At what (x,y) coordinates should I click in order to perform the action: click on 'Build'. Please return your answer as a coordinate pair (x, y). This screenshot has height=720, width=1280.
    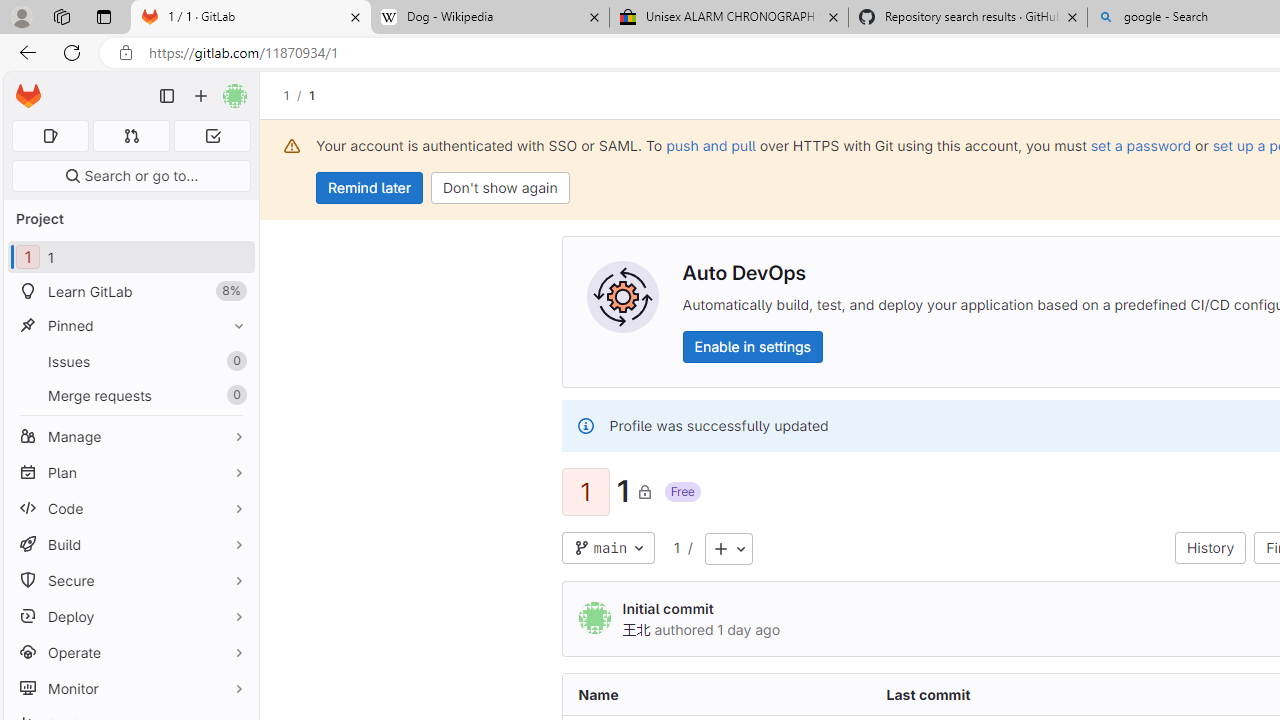
    Looking at the image, I should click on (130, 544).